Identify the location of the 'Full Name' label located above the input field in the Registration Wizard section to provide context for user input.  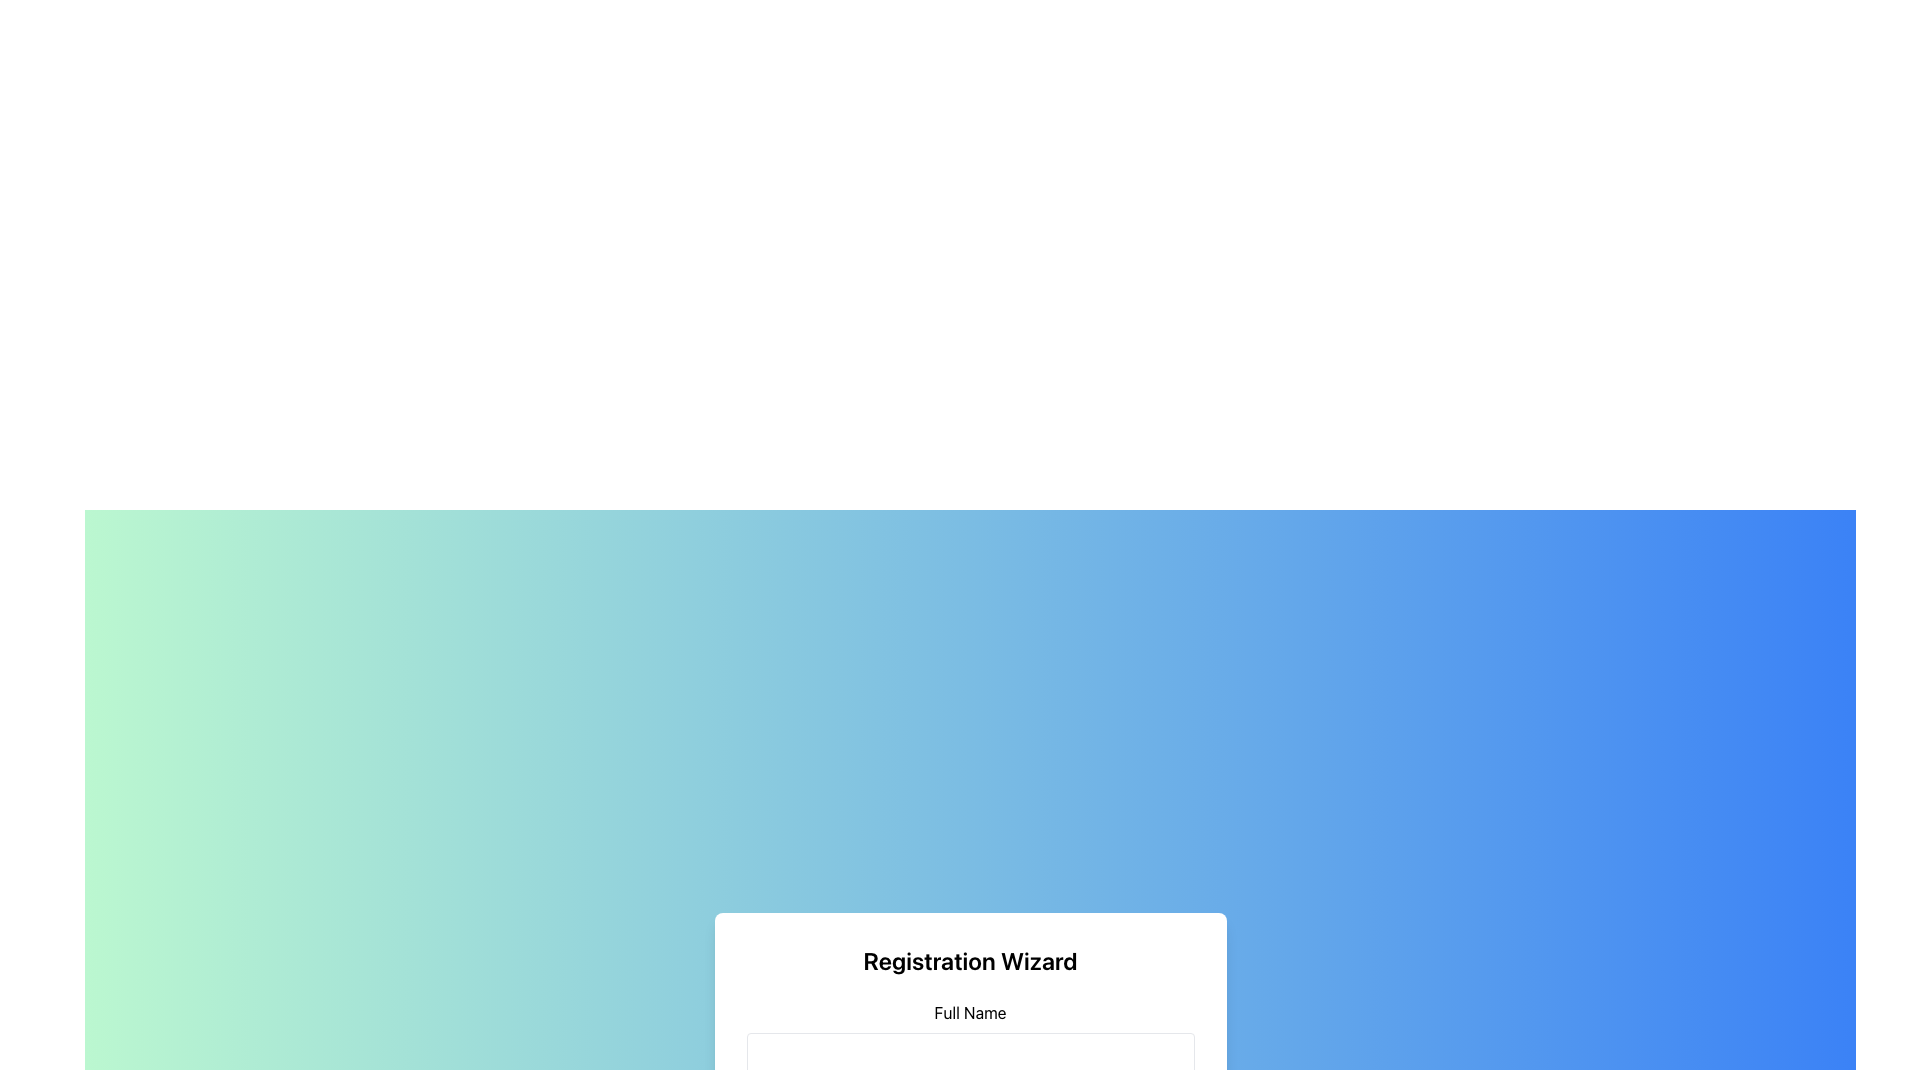
(970, 1013).